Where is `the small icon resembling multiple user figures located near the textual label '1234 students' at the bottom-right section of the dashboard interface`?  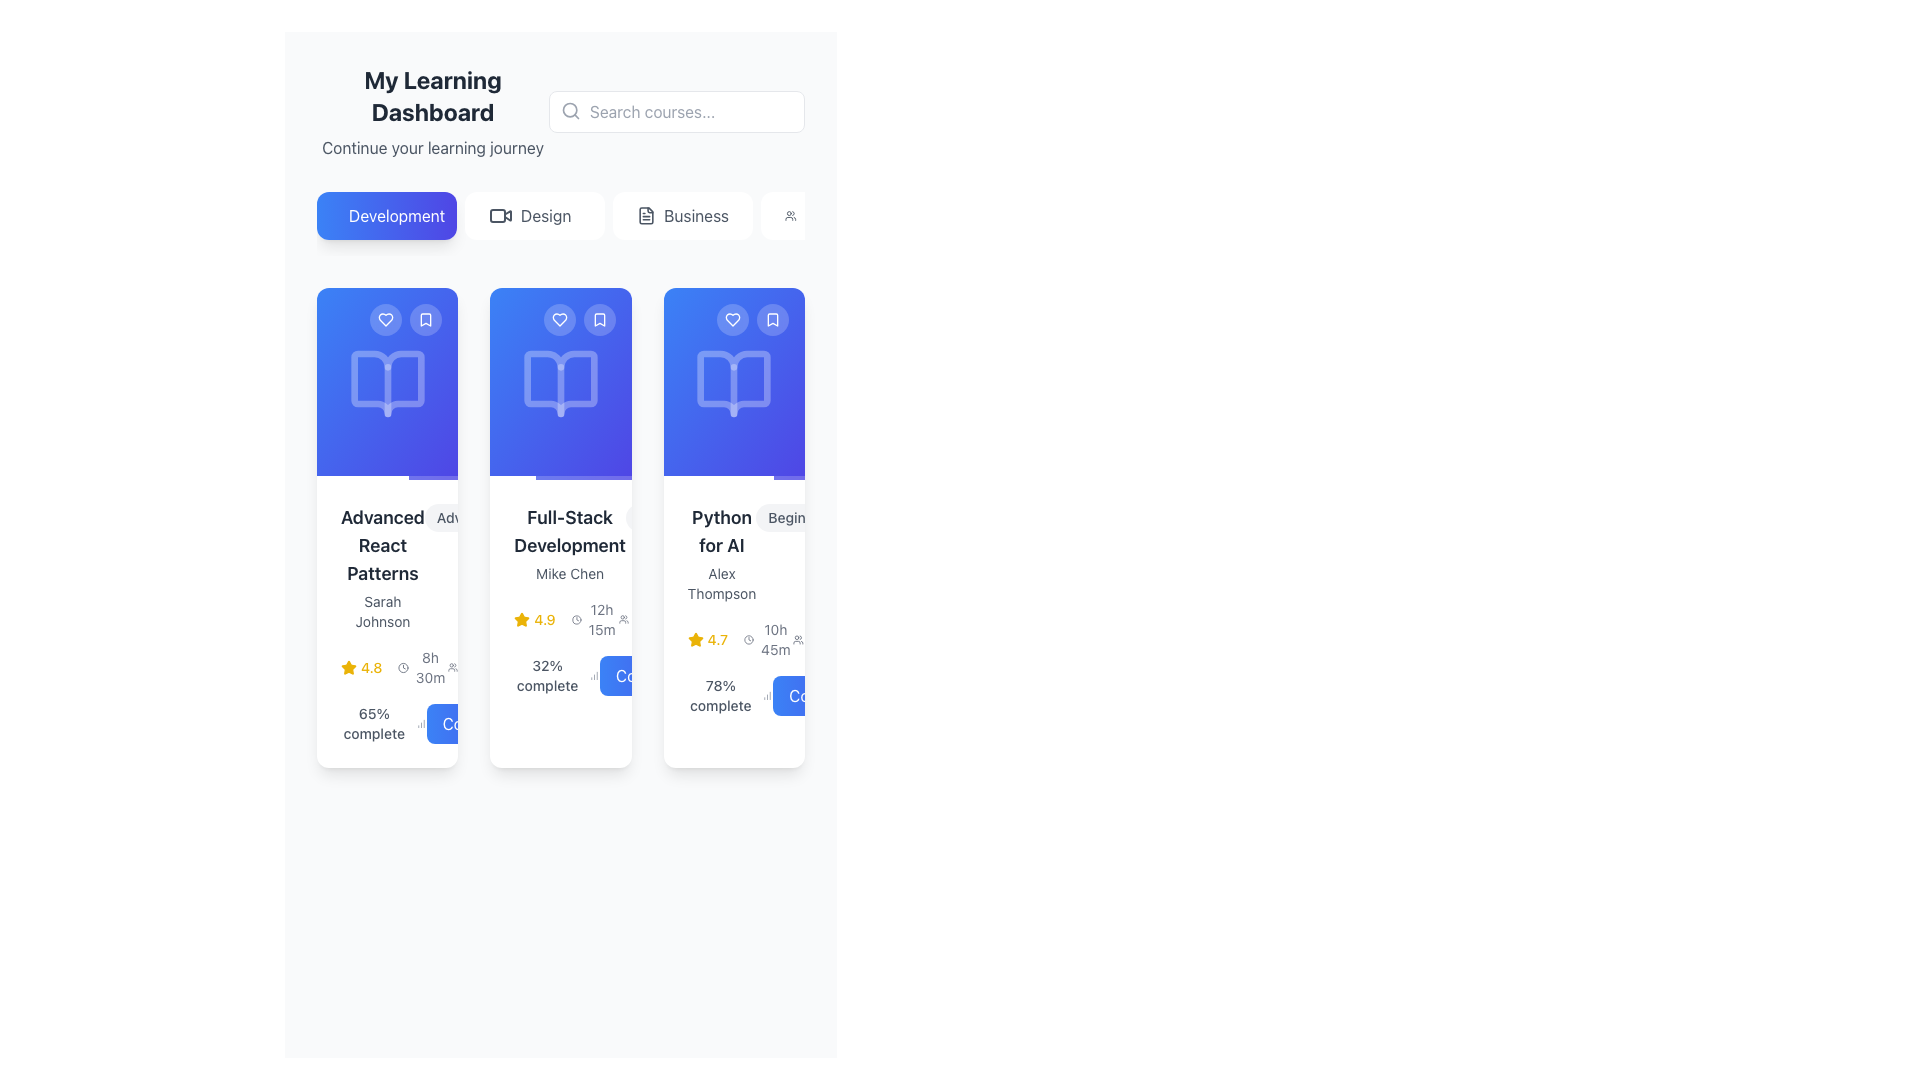
the small icon resembling multiple user figures located near the textual label '1234 students' at the bottom-right section of the dashboard interface is located at coordinates (452, 667).